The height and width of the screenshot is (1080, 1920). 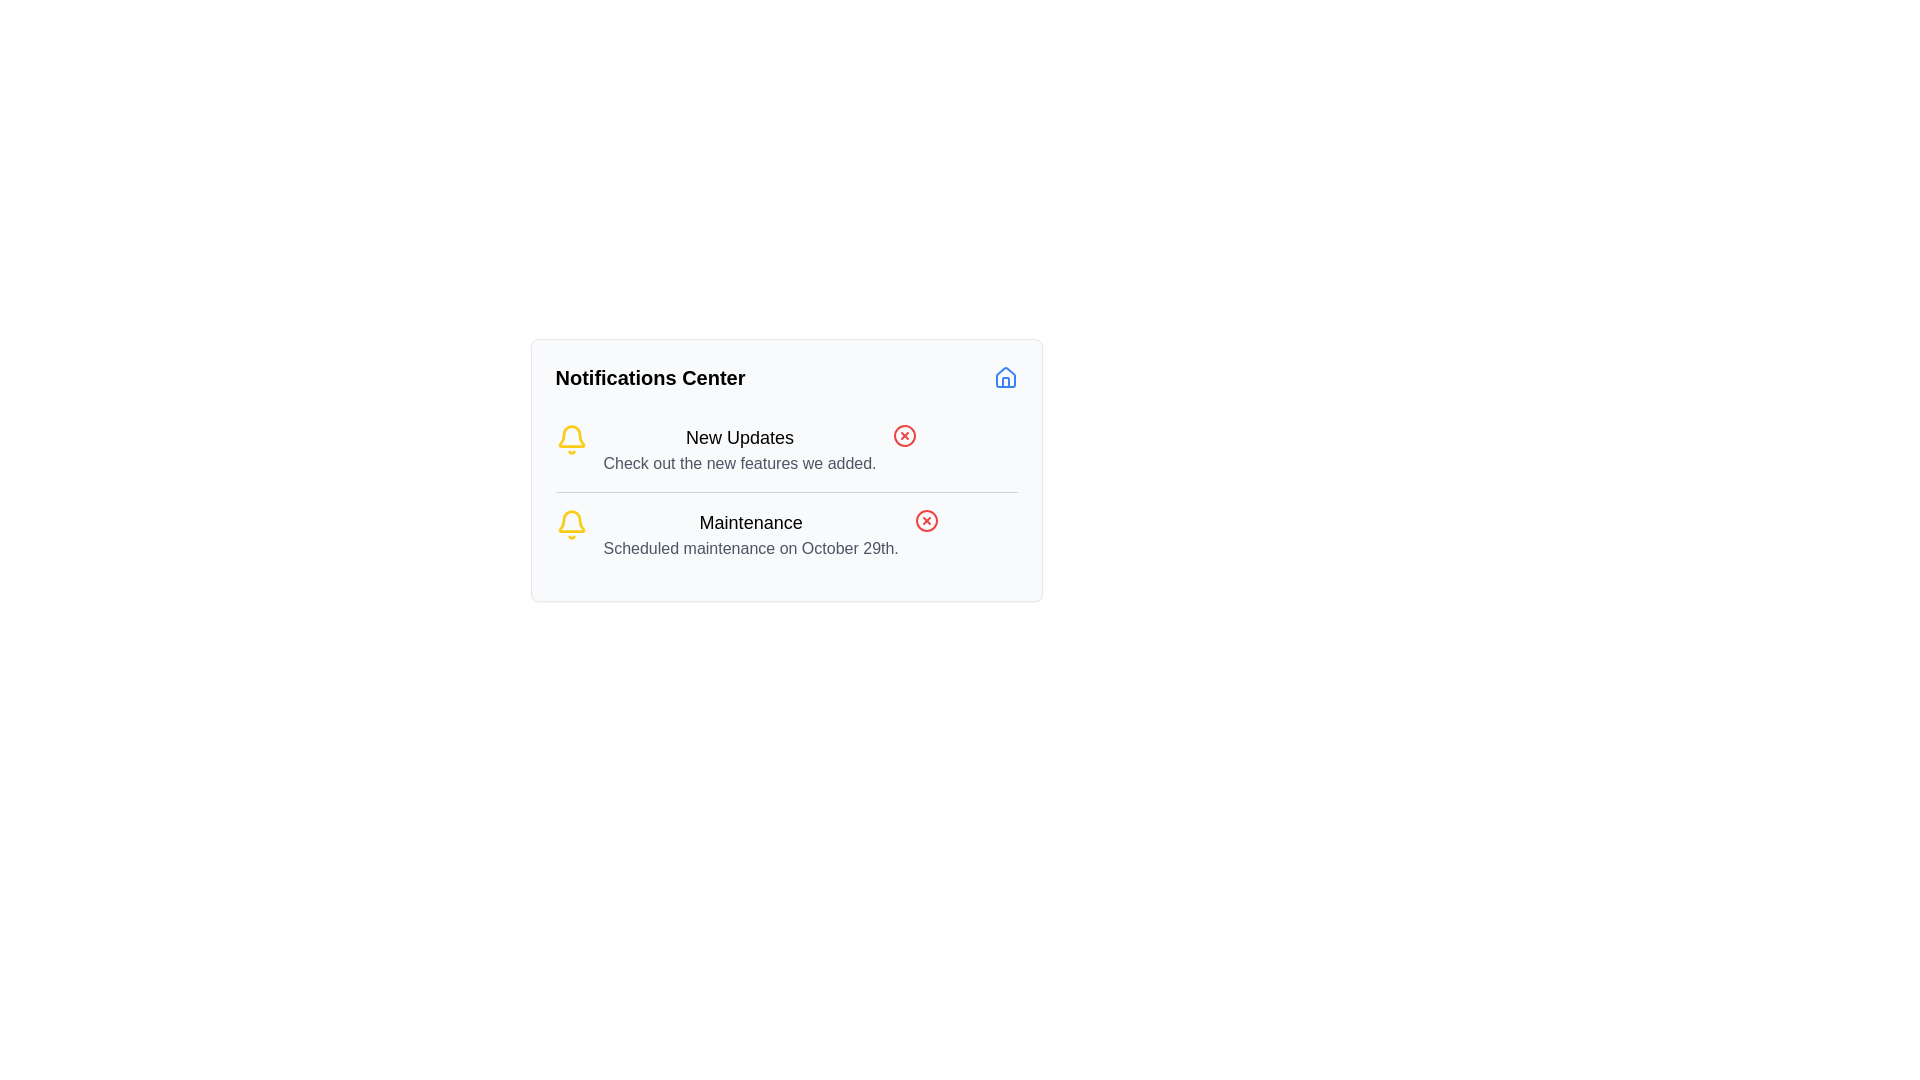 What do you see at coordinates (570, 523) in the screenshot?
I see `the yellow outlined bell icon located on the left side of the 'Maintenance' notification banner, preceding the text 'Maintenance Scheduled maintenance on October 29th.'` at bounding box center [570, 523].